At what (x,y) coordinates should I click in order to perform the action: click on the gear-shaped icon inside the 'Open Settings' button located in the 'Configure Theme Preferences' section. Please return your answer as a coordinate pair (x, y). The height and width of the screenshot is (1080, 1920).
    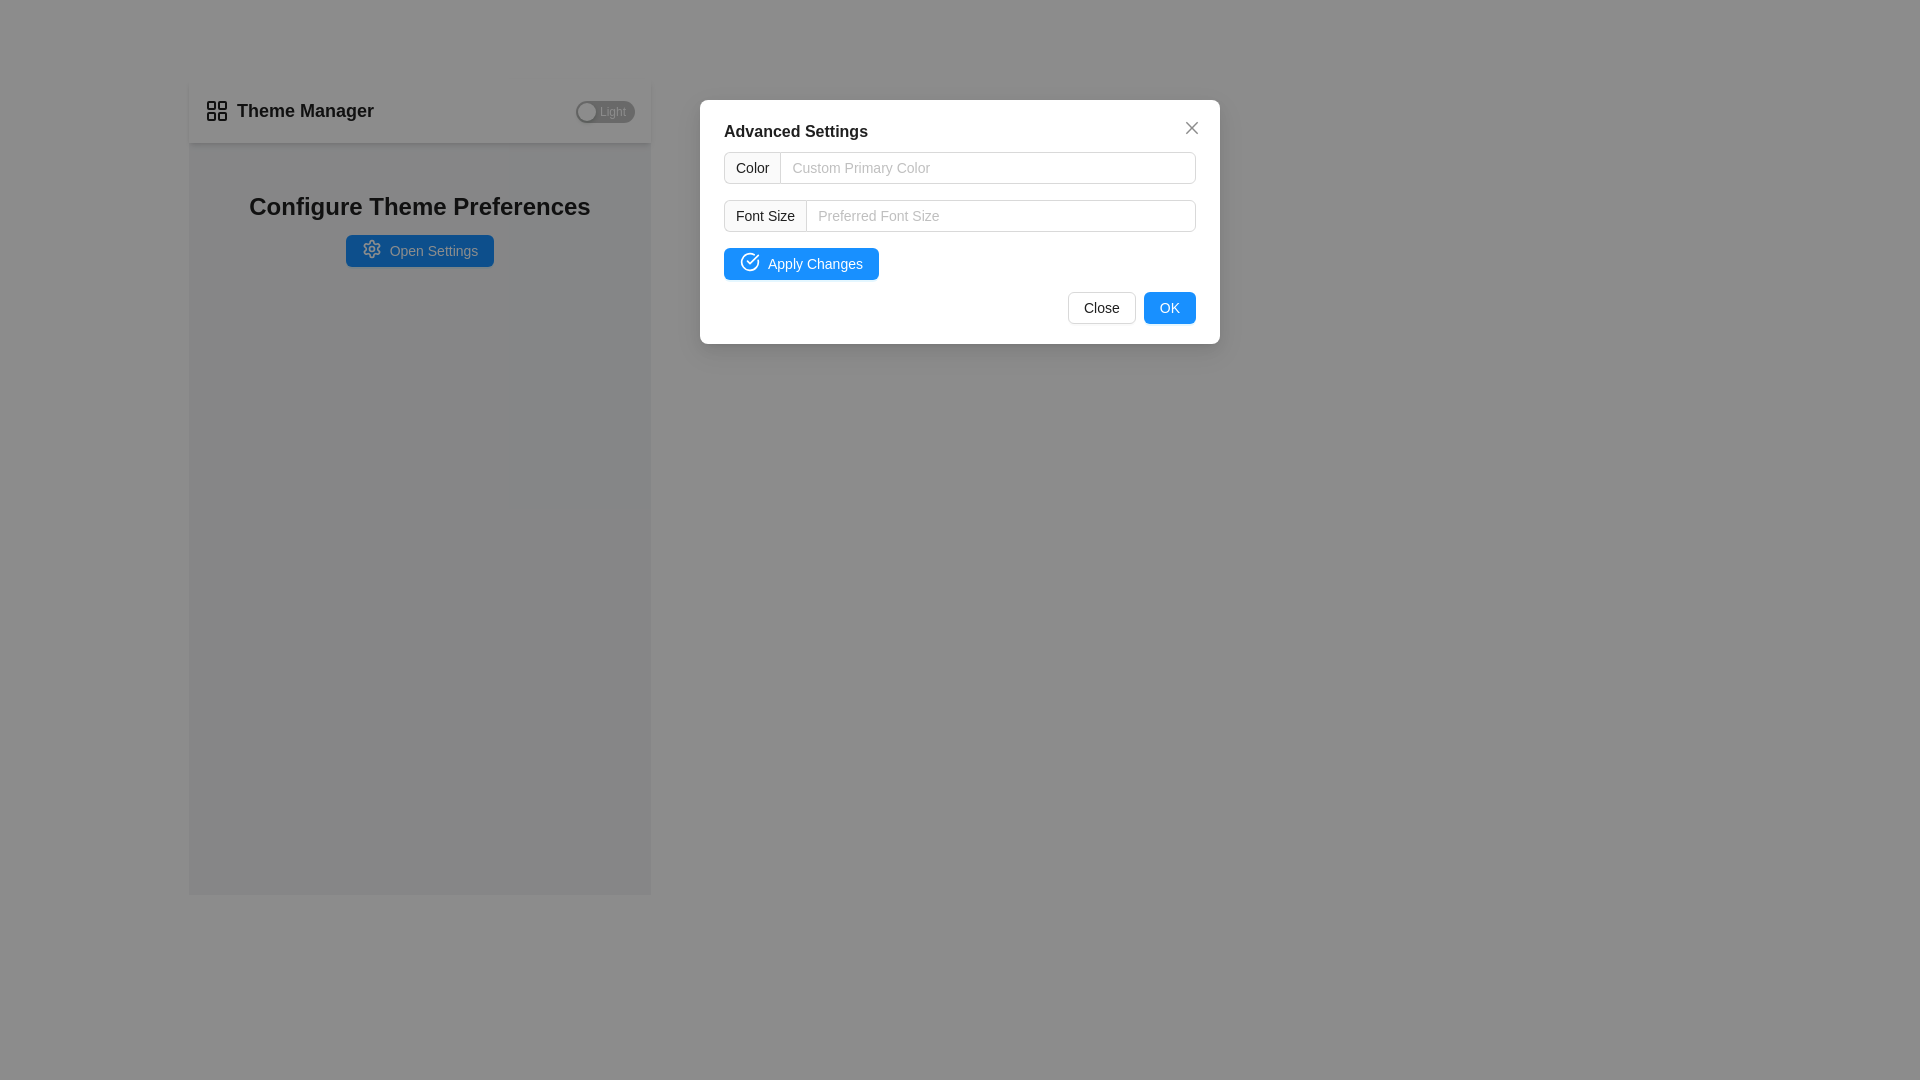
    Looking at the image, I should click on (371, 247).